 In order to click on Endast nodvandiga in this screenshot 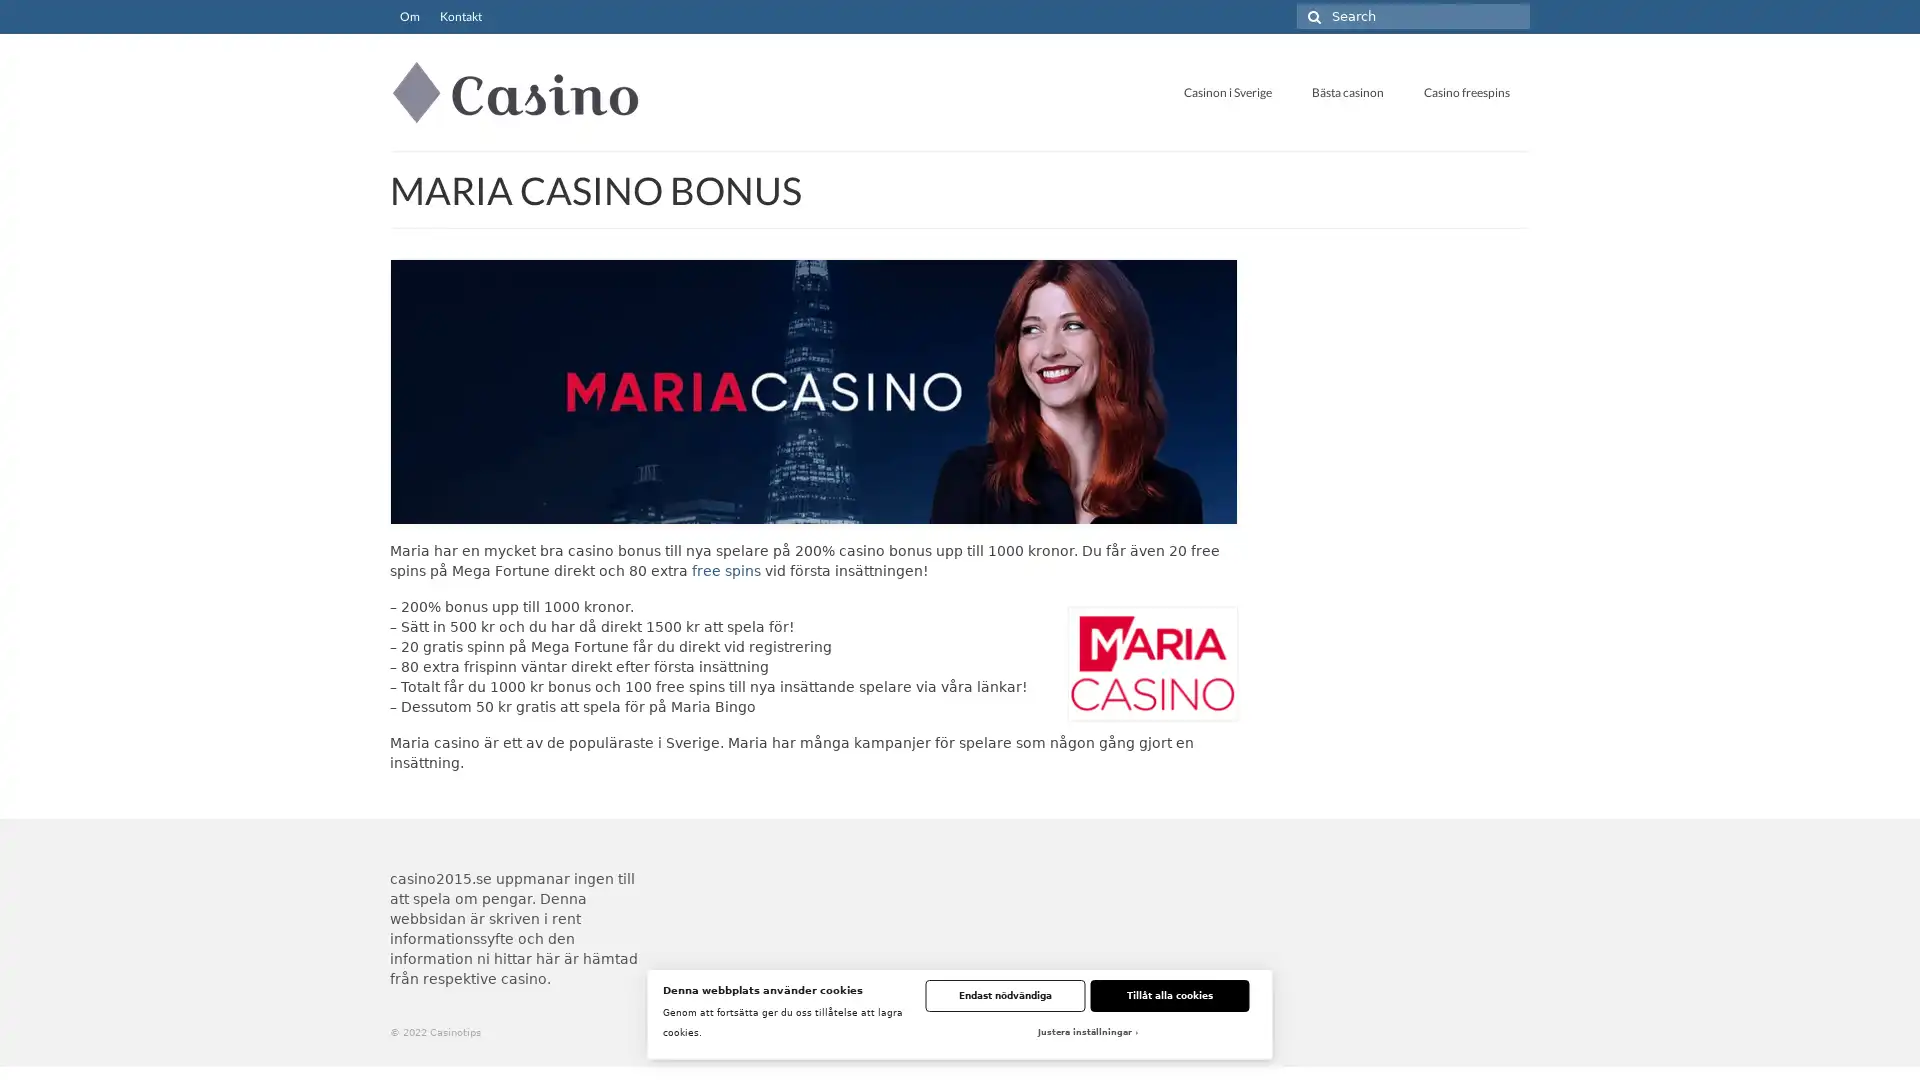, I will do `click(1004, 995)`.